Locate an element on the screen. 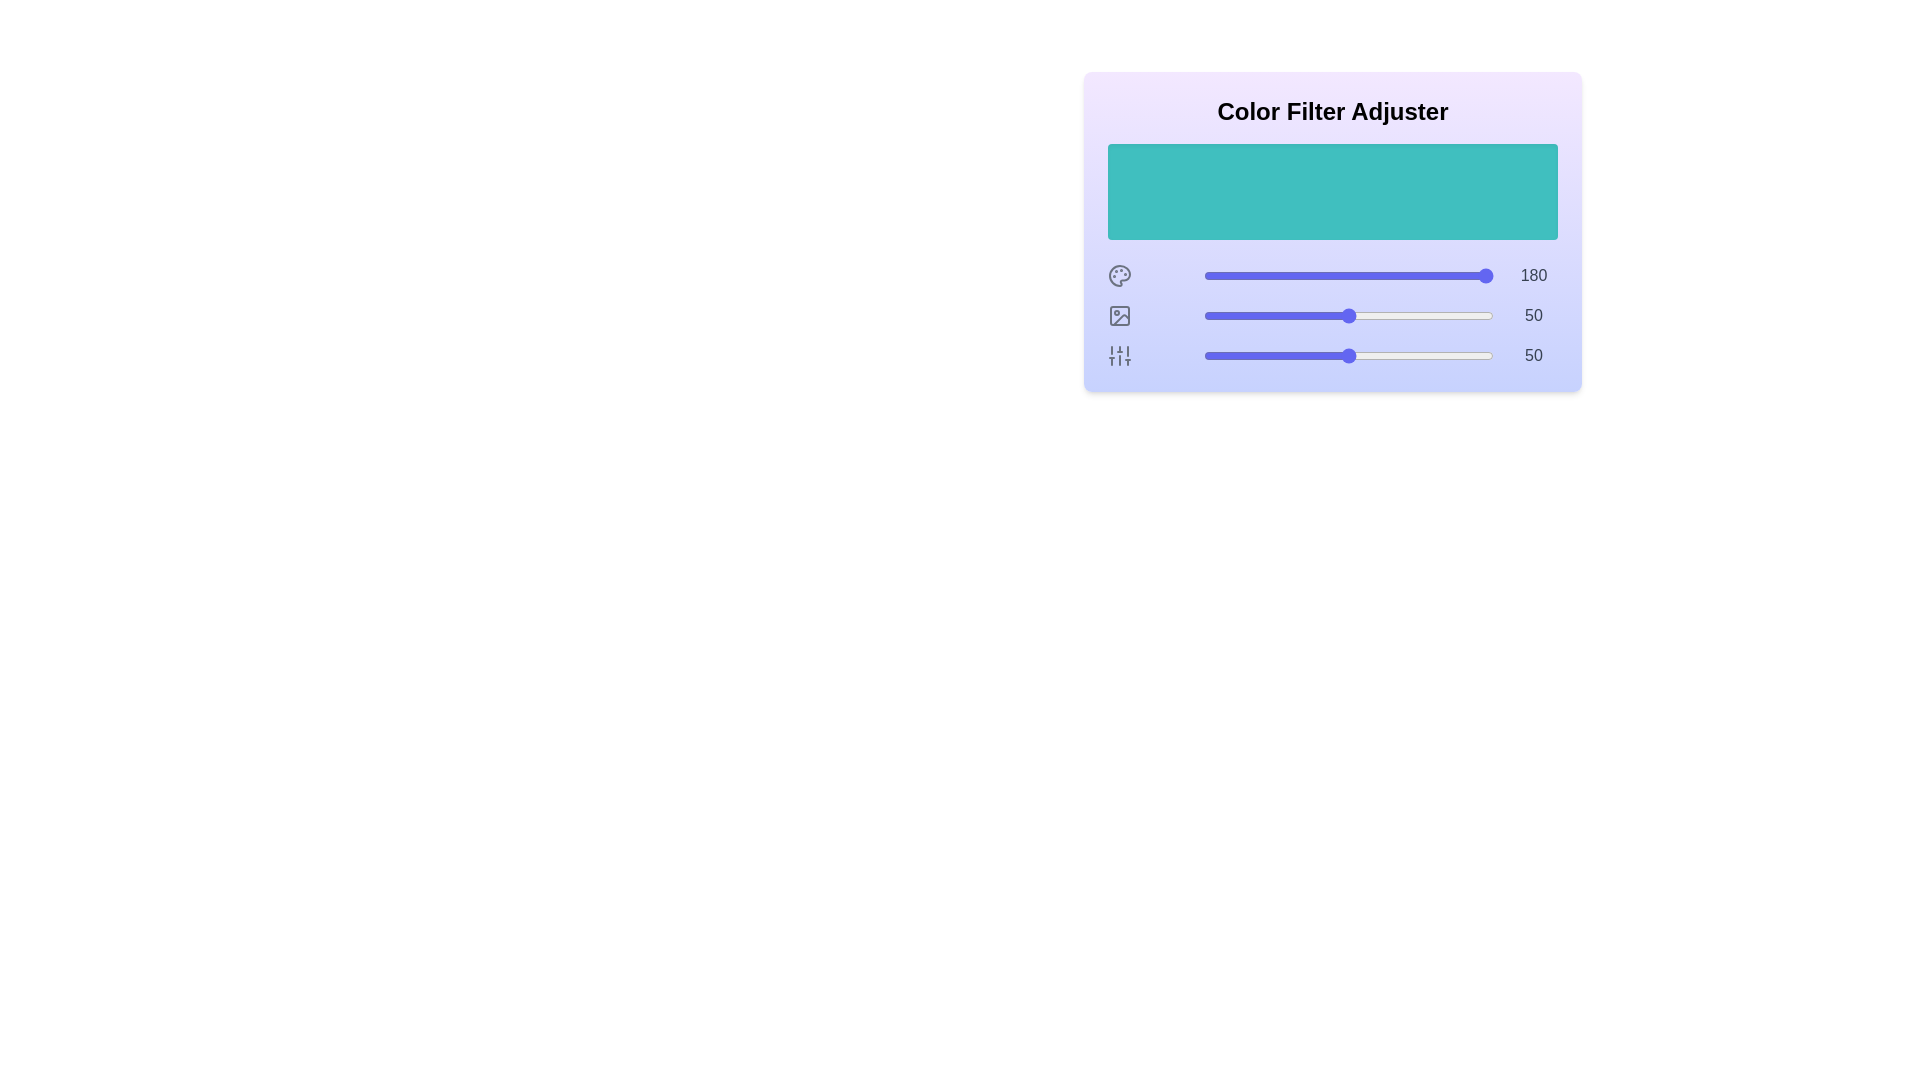  the 0 slider to 97 to observe the color preview area is located at coordinates (1485, 276).